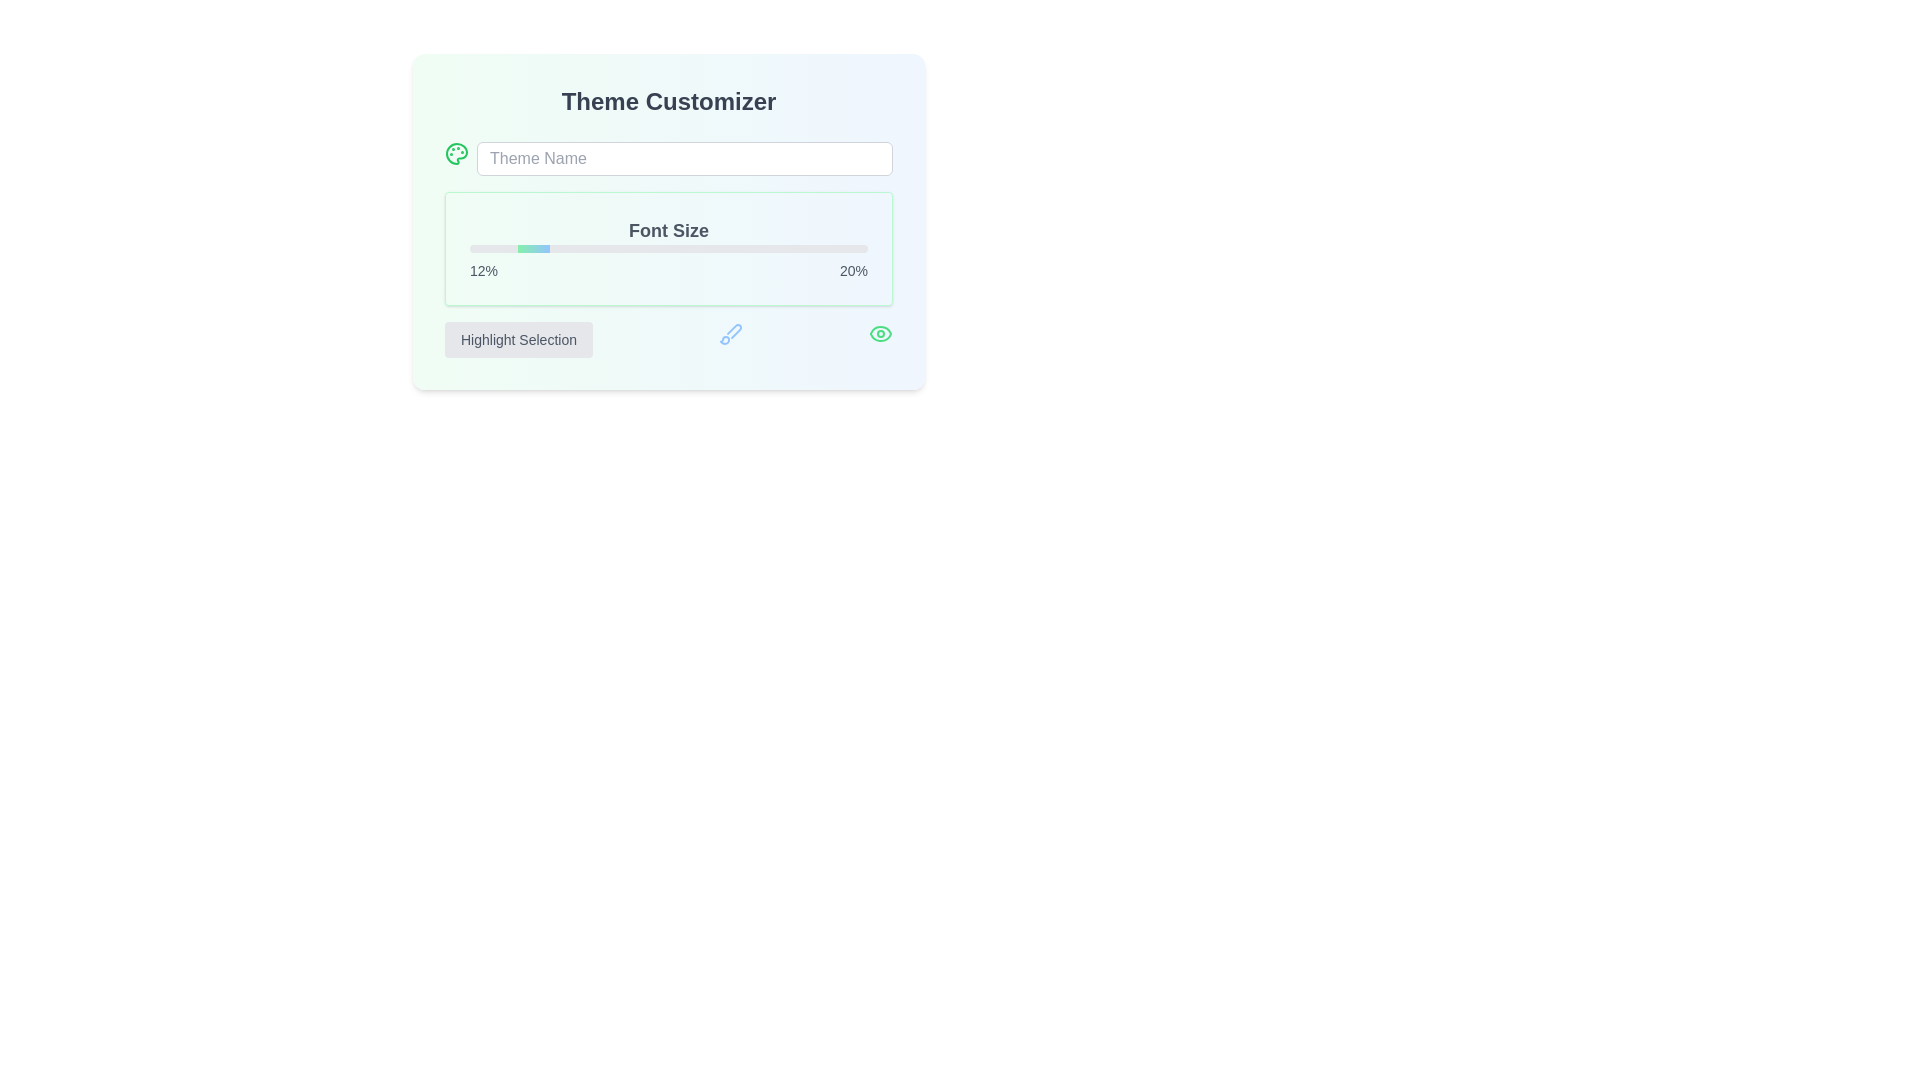 The image size is (1920, 1080). Describe the element at coordinates (668, 101) in the screenshot. I see `title text at the top center of the theme customization tool interface to understand its purpose` at that location.